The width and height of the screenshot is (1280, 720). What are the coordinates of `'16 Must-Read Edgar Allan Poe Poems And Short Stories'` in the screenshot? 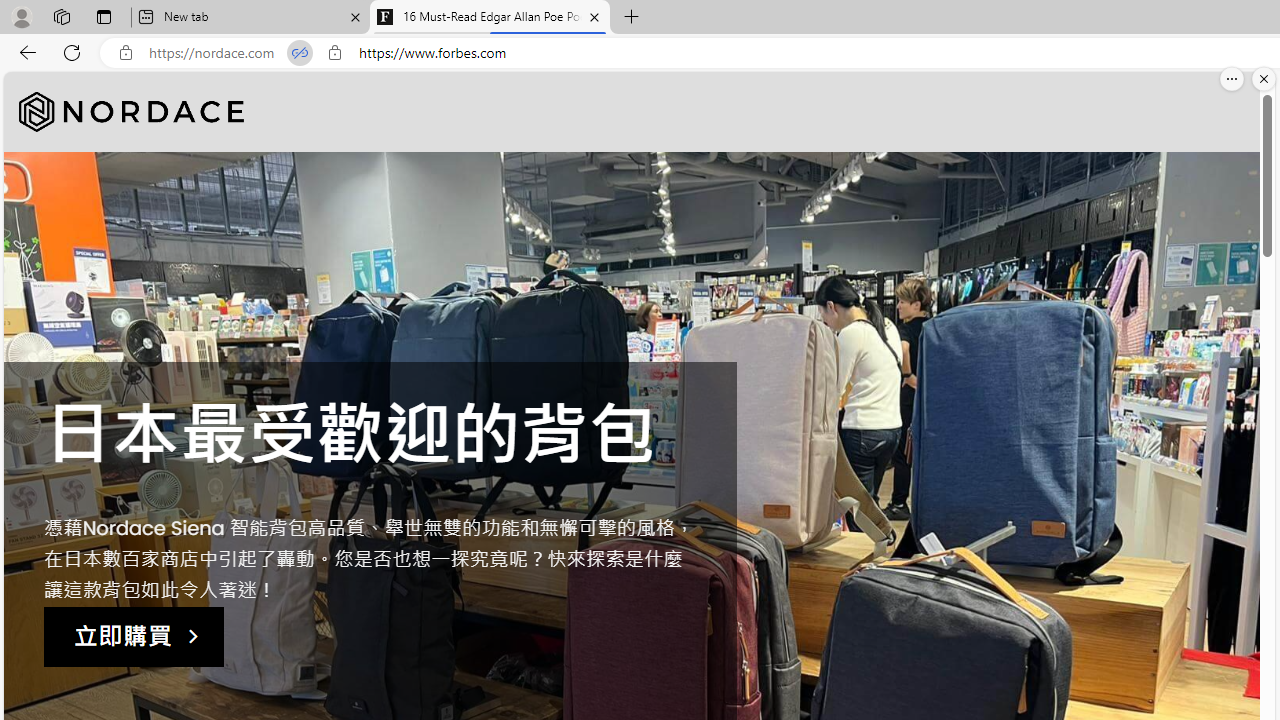 It's located at (490, 17).